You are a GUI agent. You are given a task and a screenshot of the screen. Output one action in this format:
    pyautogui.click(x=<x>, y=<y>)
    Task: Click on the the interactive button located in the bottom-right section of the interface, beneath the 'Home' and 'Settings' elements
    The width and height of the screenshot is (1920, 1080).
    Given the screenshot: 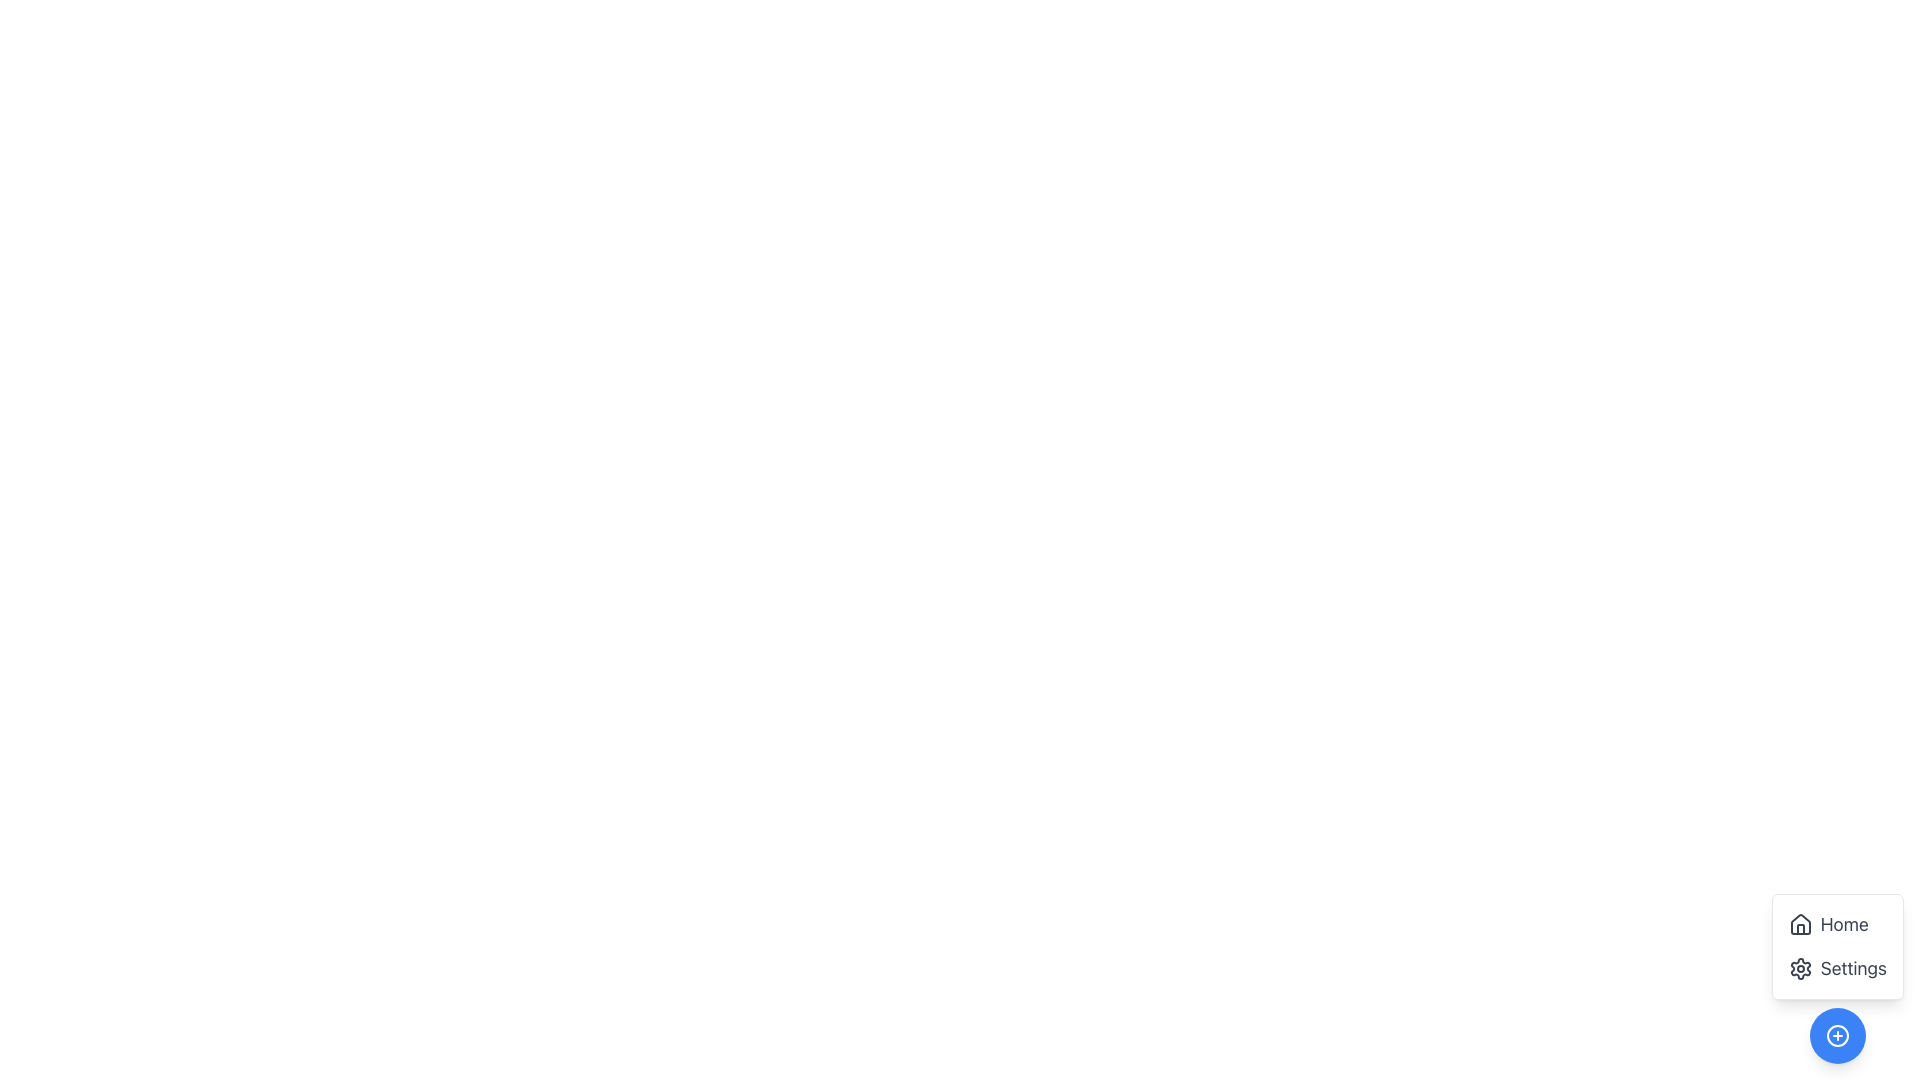 What is the action you would take?
    pyautogui.click(x=1837, y=1035)
    